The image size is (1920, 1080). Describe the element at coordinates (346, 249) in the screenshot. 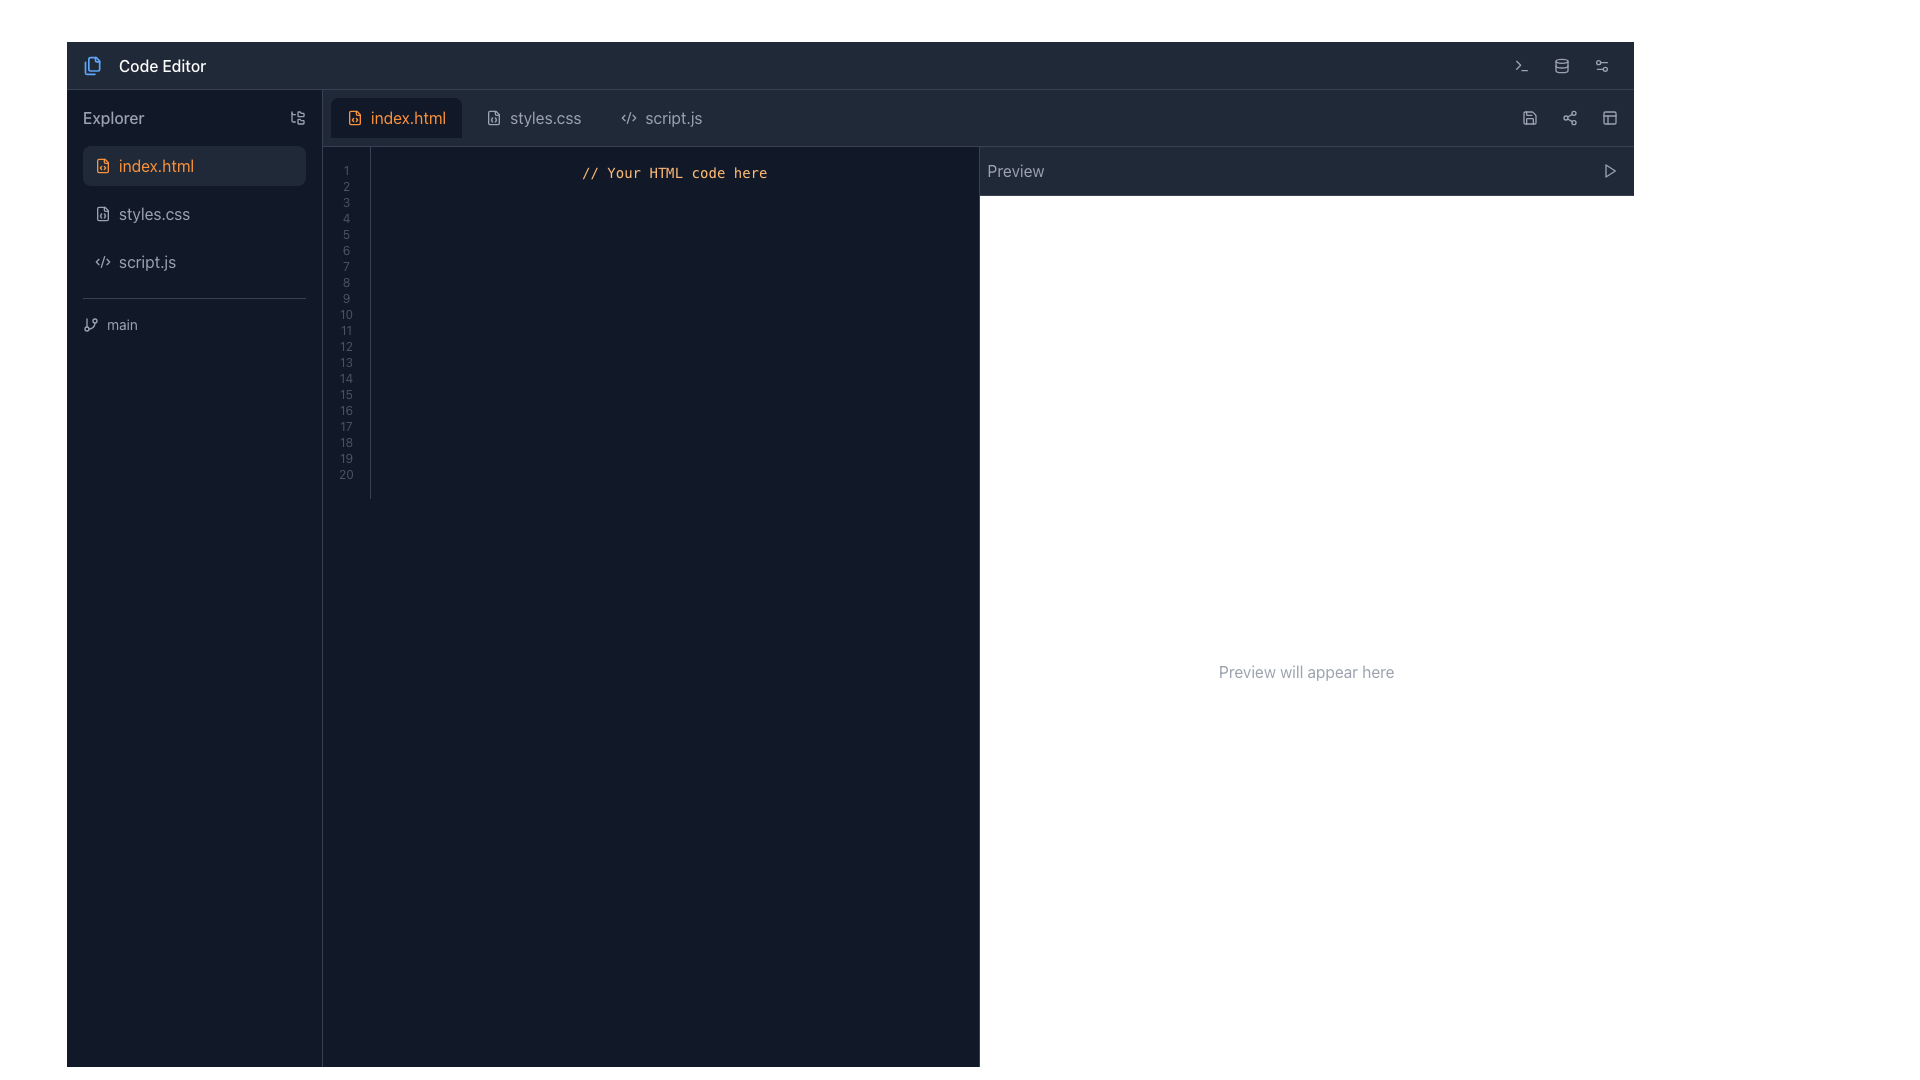

I see `the static text label displaying the number '6', which is styled with gray text and small font size, located at the 6th slot in a vertical list of numeric labels` at that location.